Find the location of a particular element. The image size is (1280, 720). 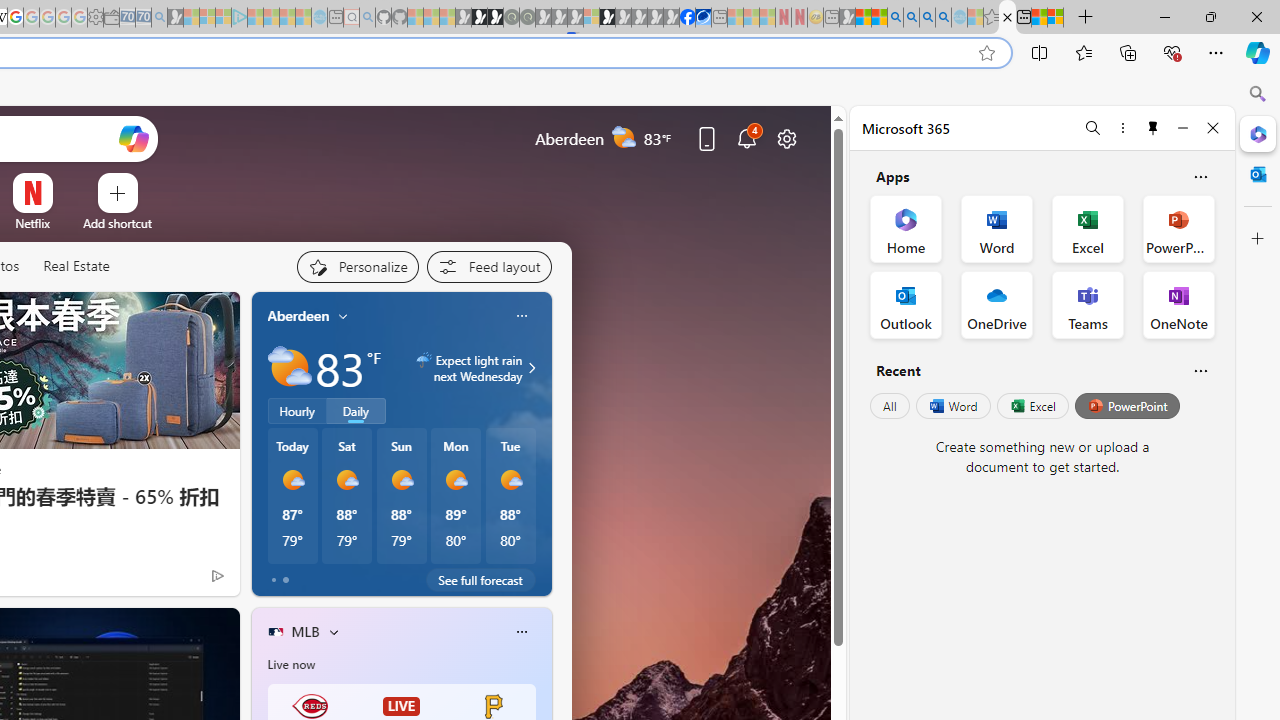

'My location' is located at coordinates (343, 315).